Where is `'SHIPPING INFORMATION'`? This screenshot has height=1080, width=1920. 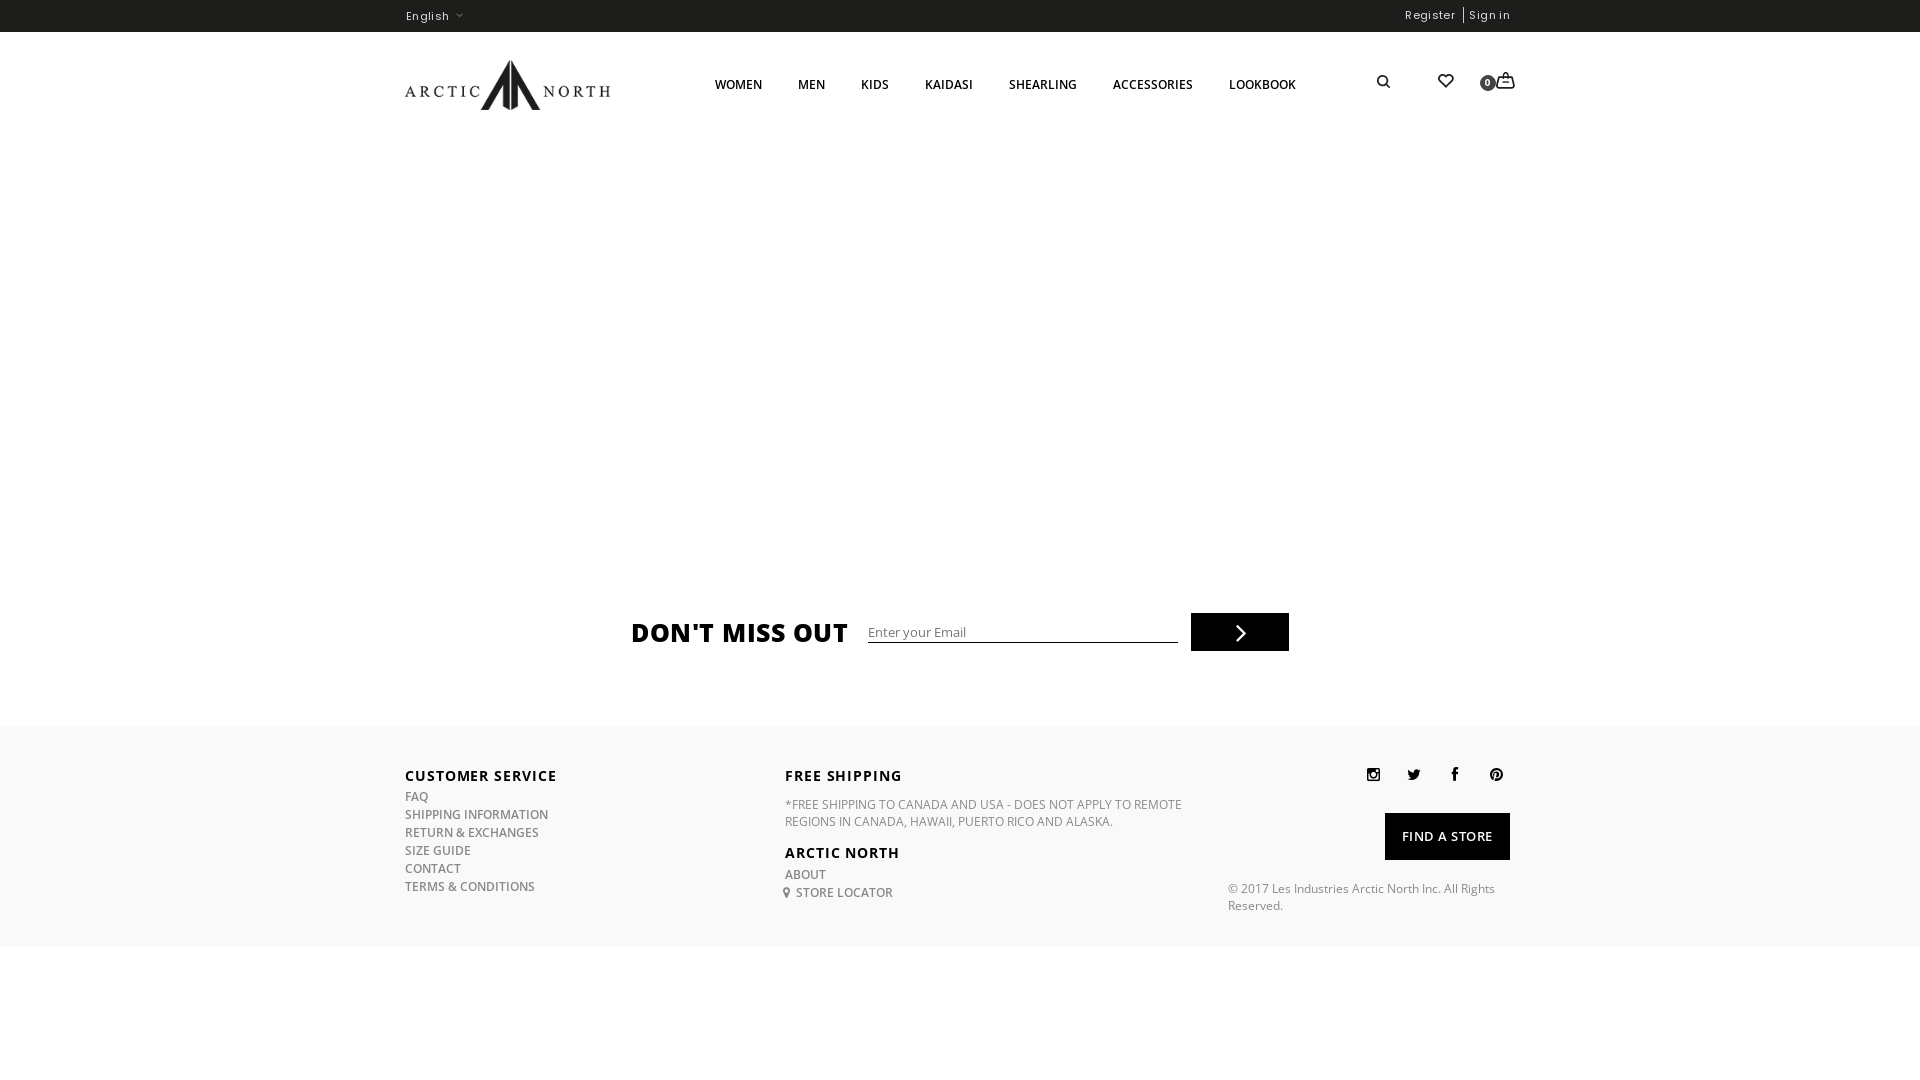
'SHIPPING INFORMATION' is located at coordinates (475, 814).